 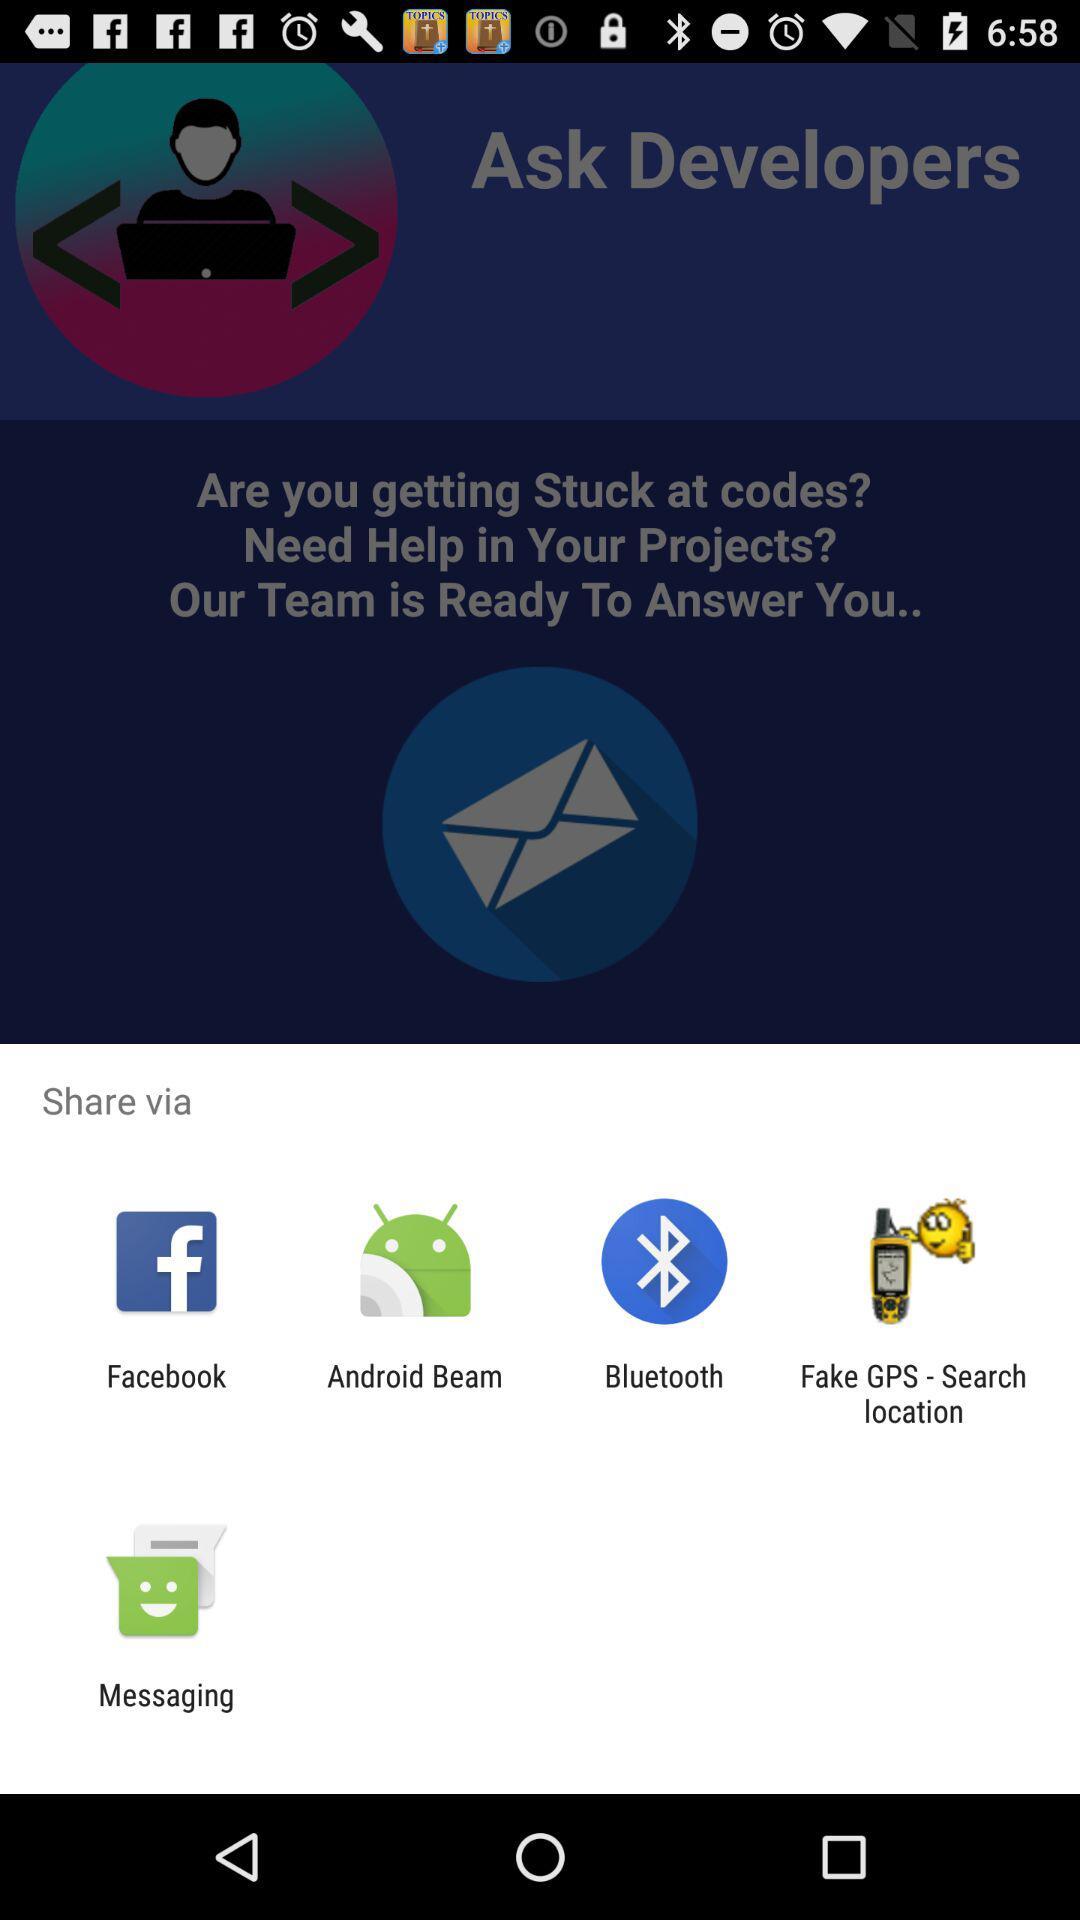 I want to click on facebook app, so click(x=165, y=1392).